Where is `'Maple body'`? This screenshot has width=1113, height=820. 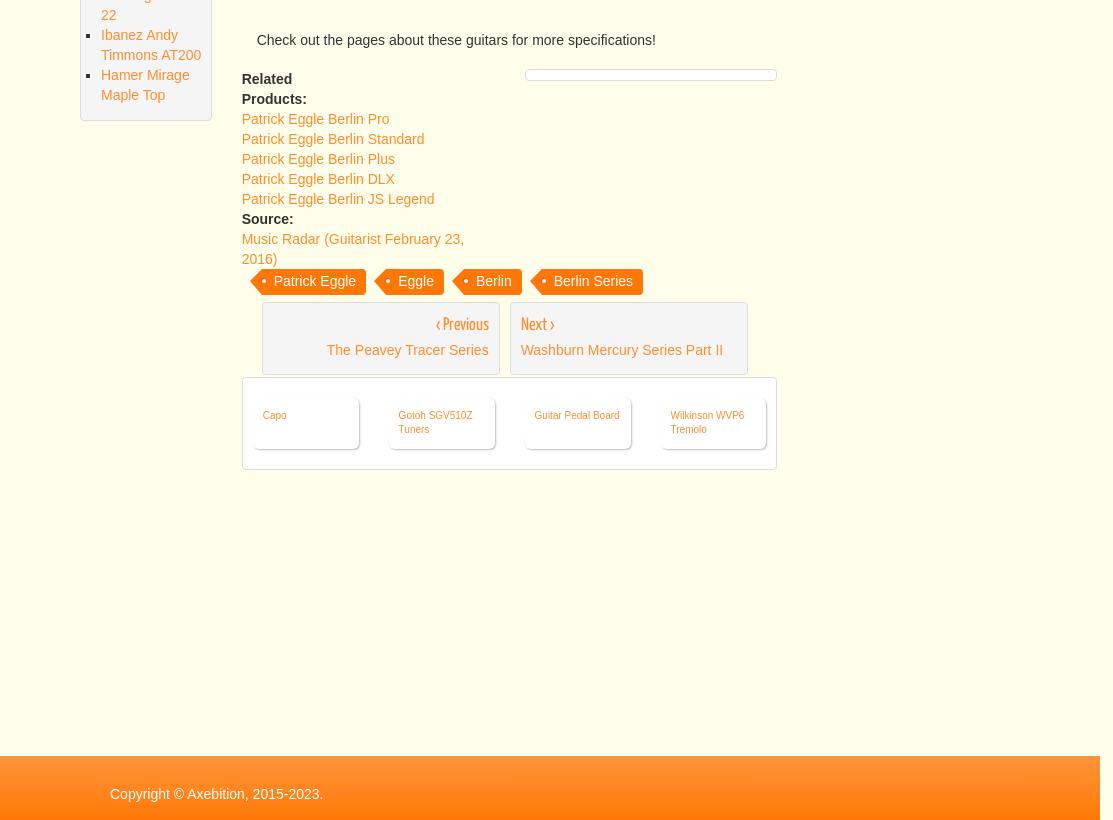 'Maple body' is located at coordinates (359, 106).